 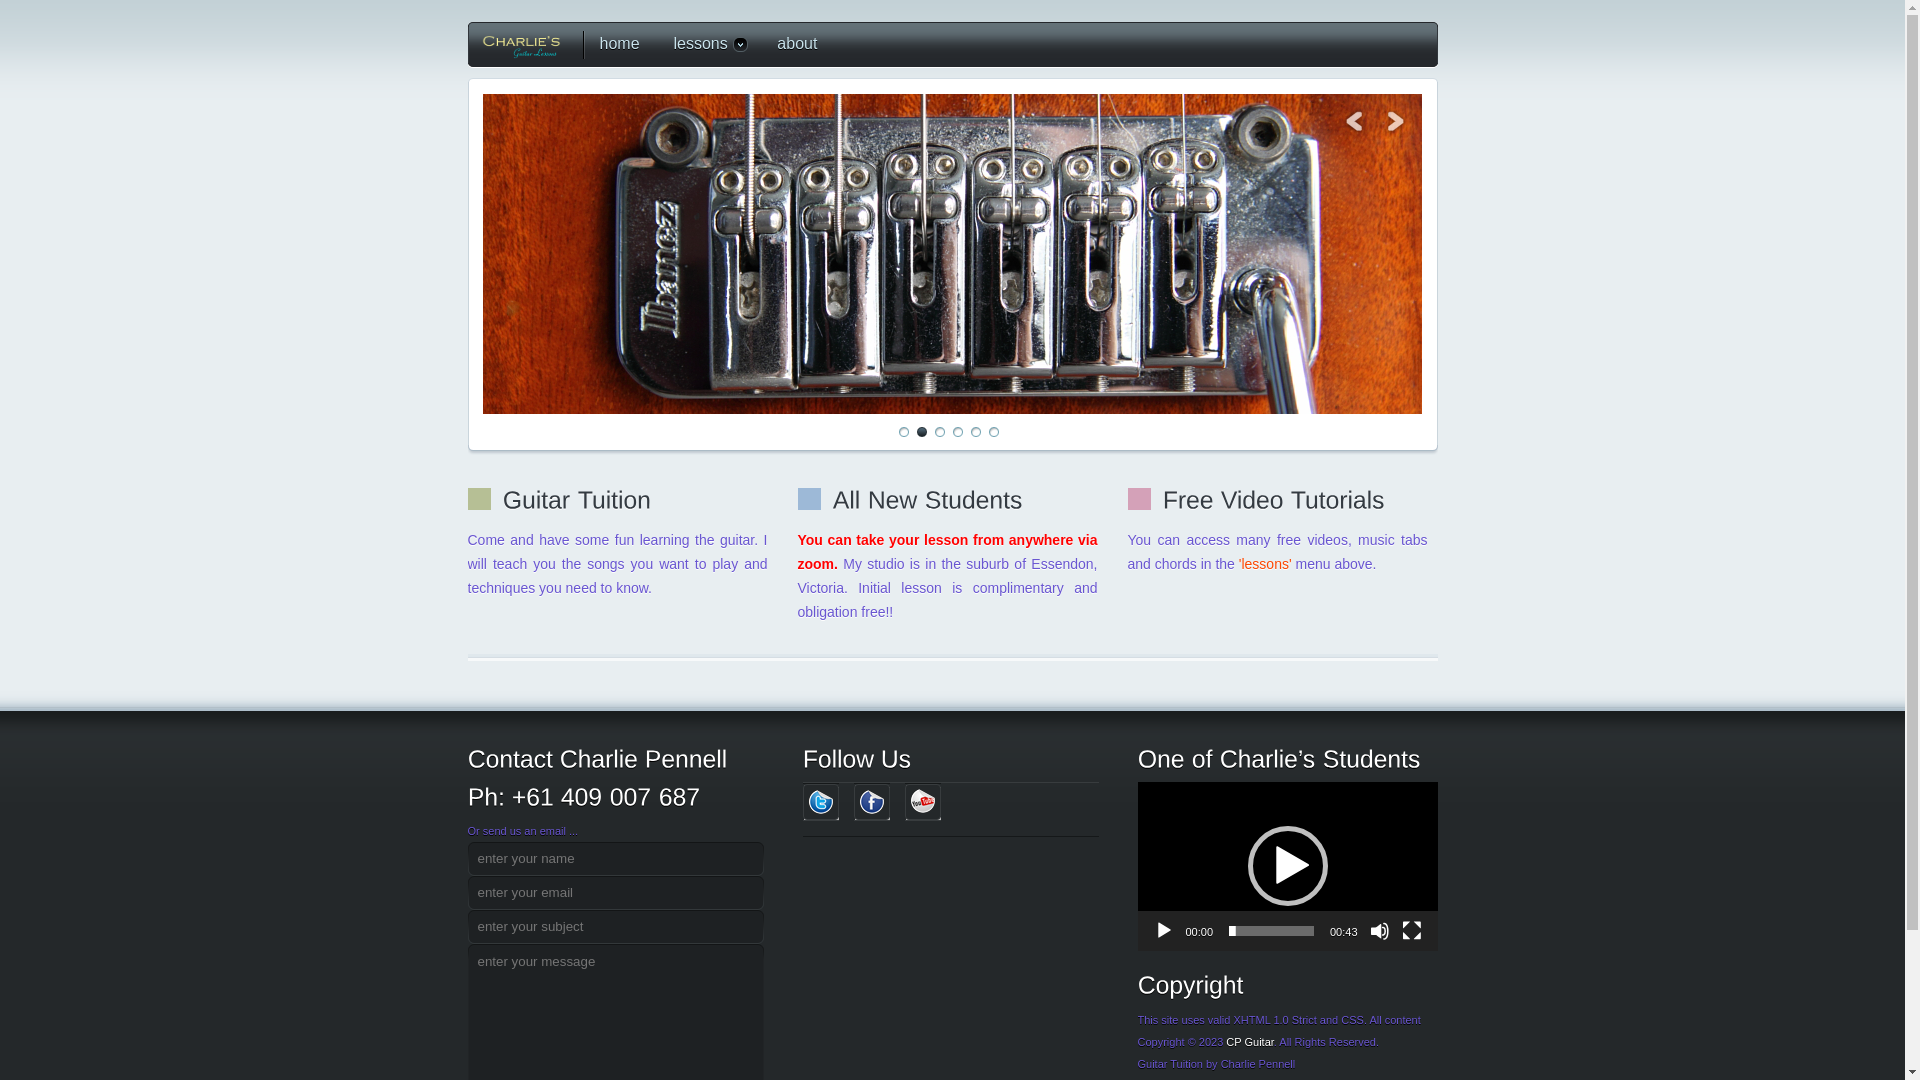 I want to click on 'Twitter', so click(x=820, y=801).